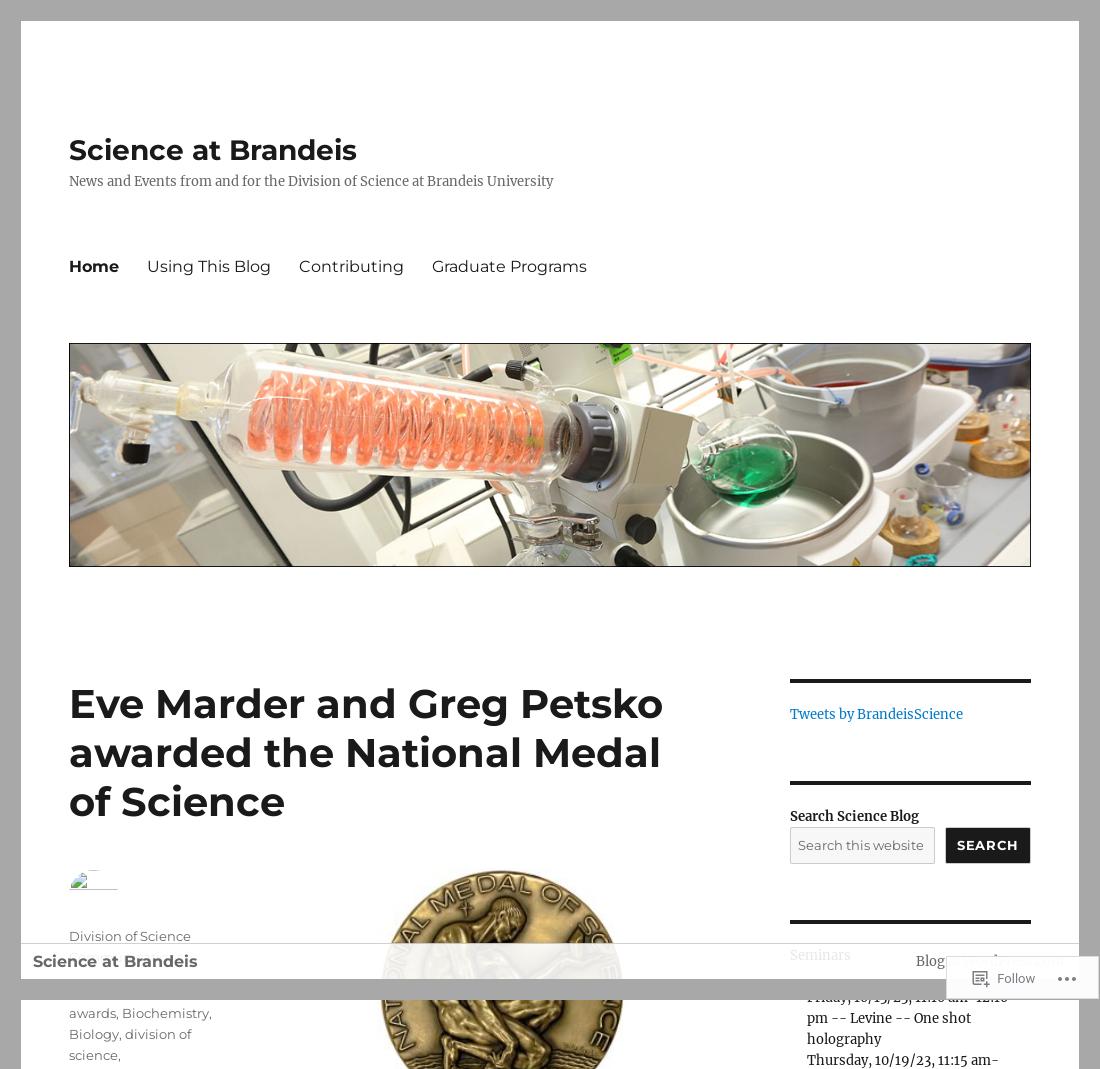 This screenshot has width=1100, height=1069. I want to click on 'Seminars', so click(820, 954).